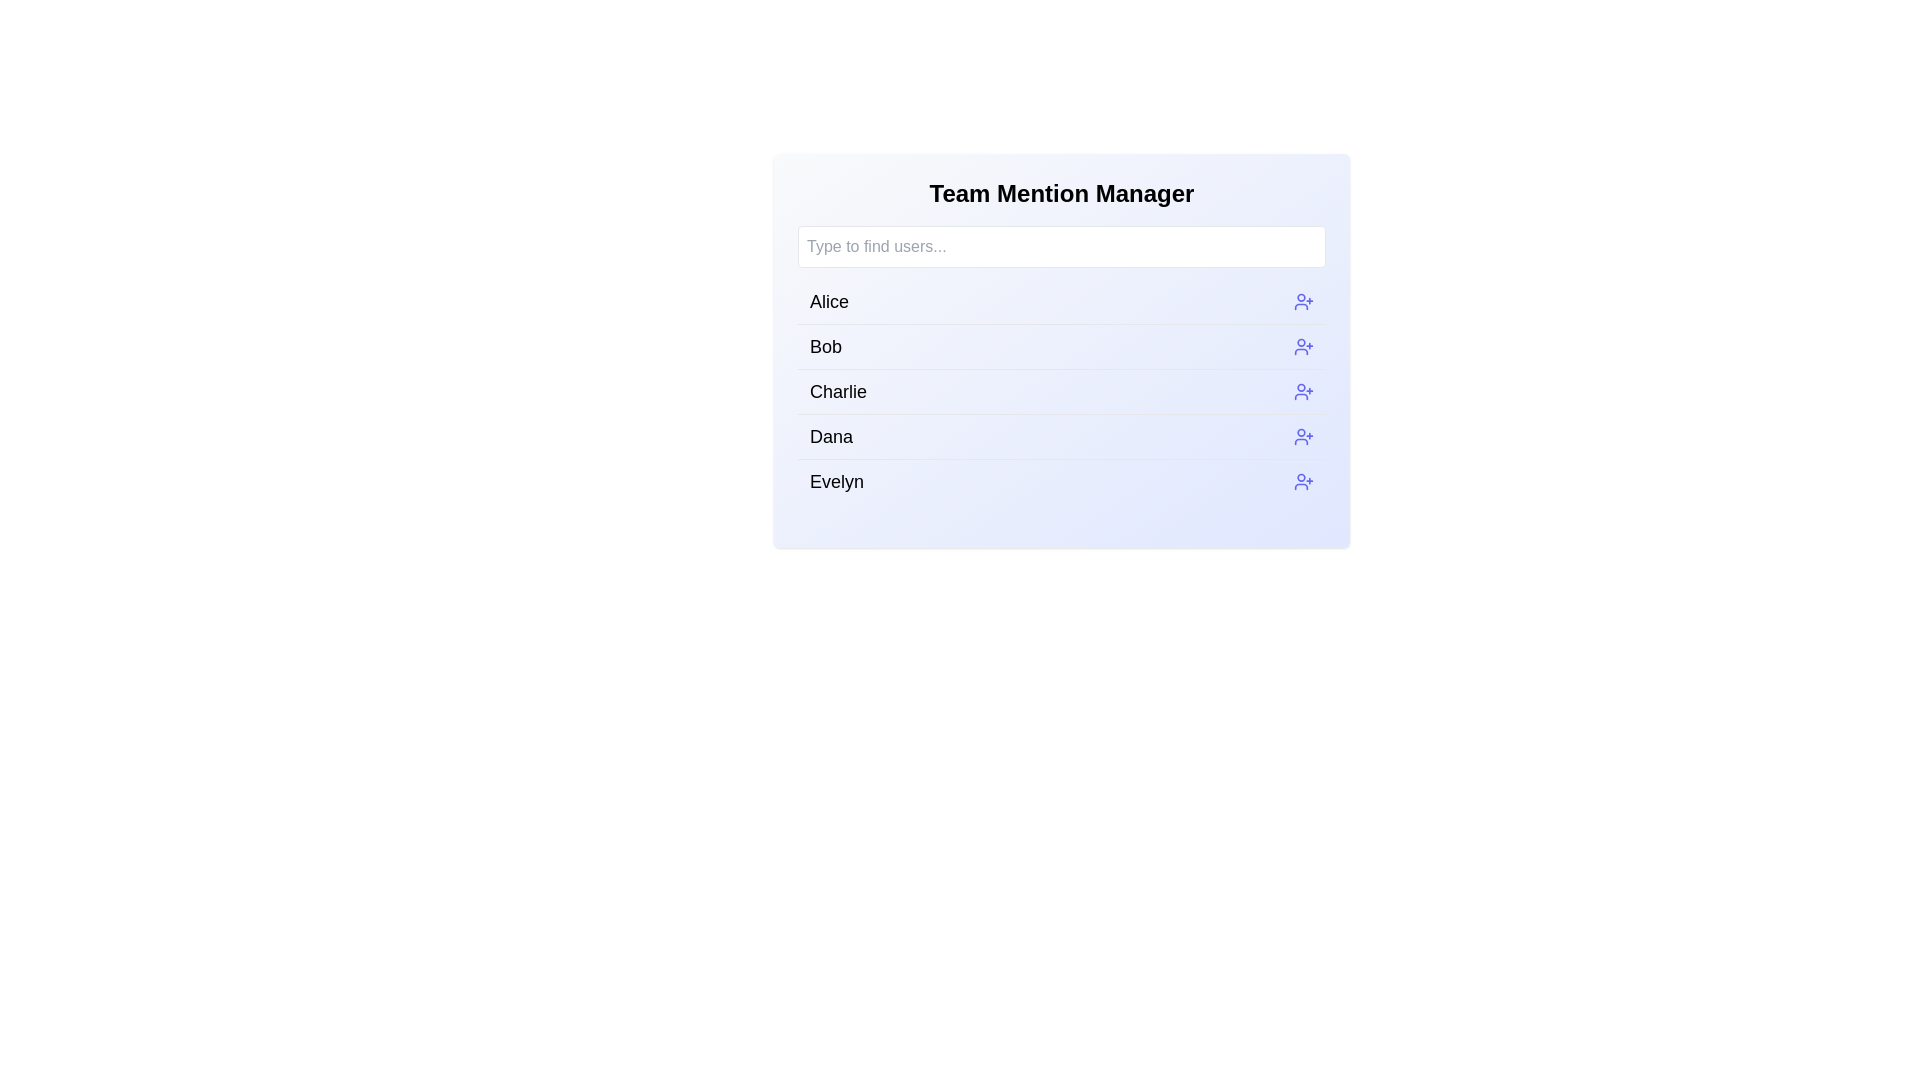 The image size is (1920, 1080). Describe the element at coordinates (1304, 435) in the screenshot. I see `the user addition icon, which is a small blue circular button with a plus sign, located to the right of the user 'Dana' in the user list` at that location.